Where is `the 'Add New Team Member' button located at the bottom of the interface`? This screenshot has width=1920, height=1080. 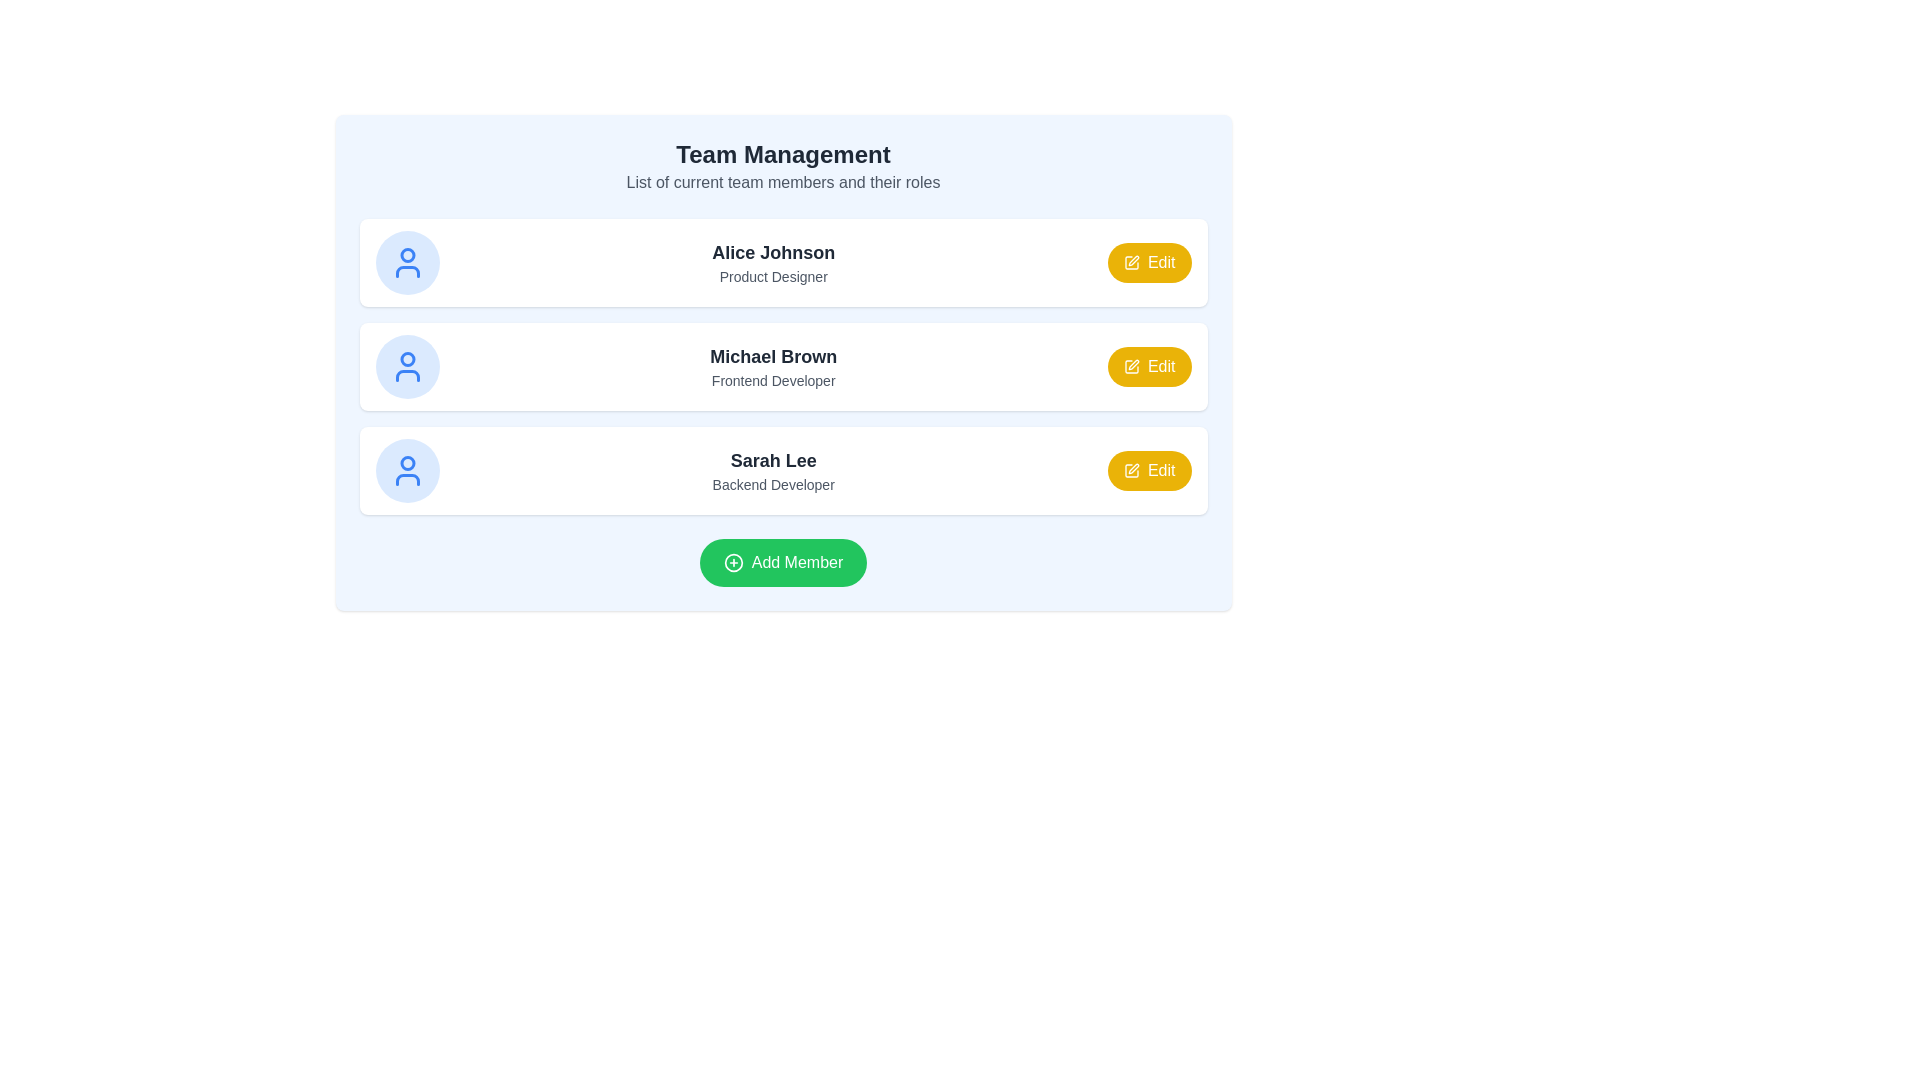
the 'Add New Team Member' button located at the bottom of the interface is located at coordinates (782, 563).